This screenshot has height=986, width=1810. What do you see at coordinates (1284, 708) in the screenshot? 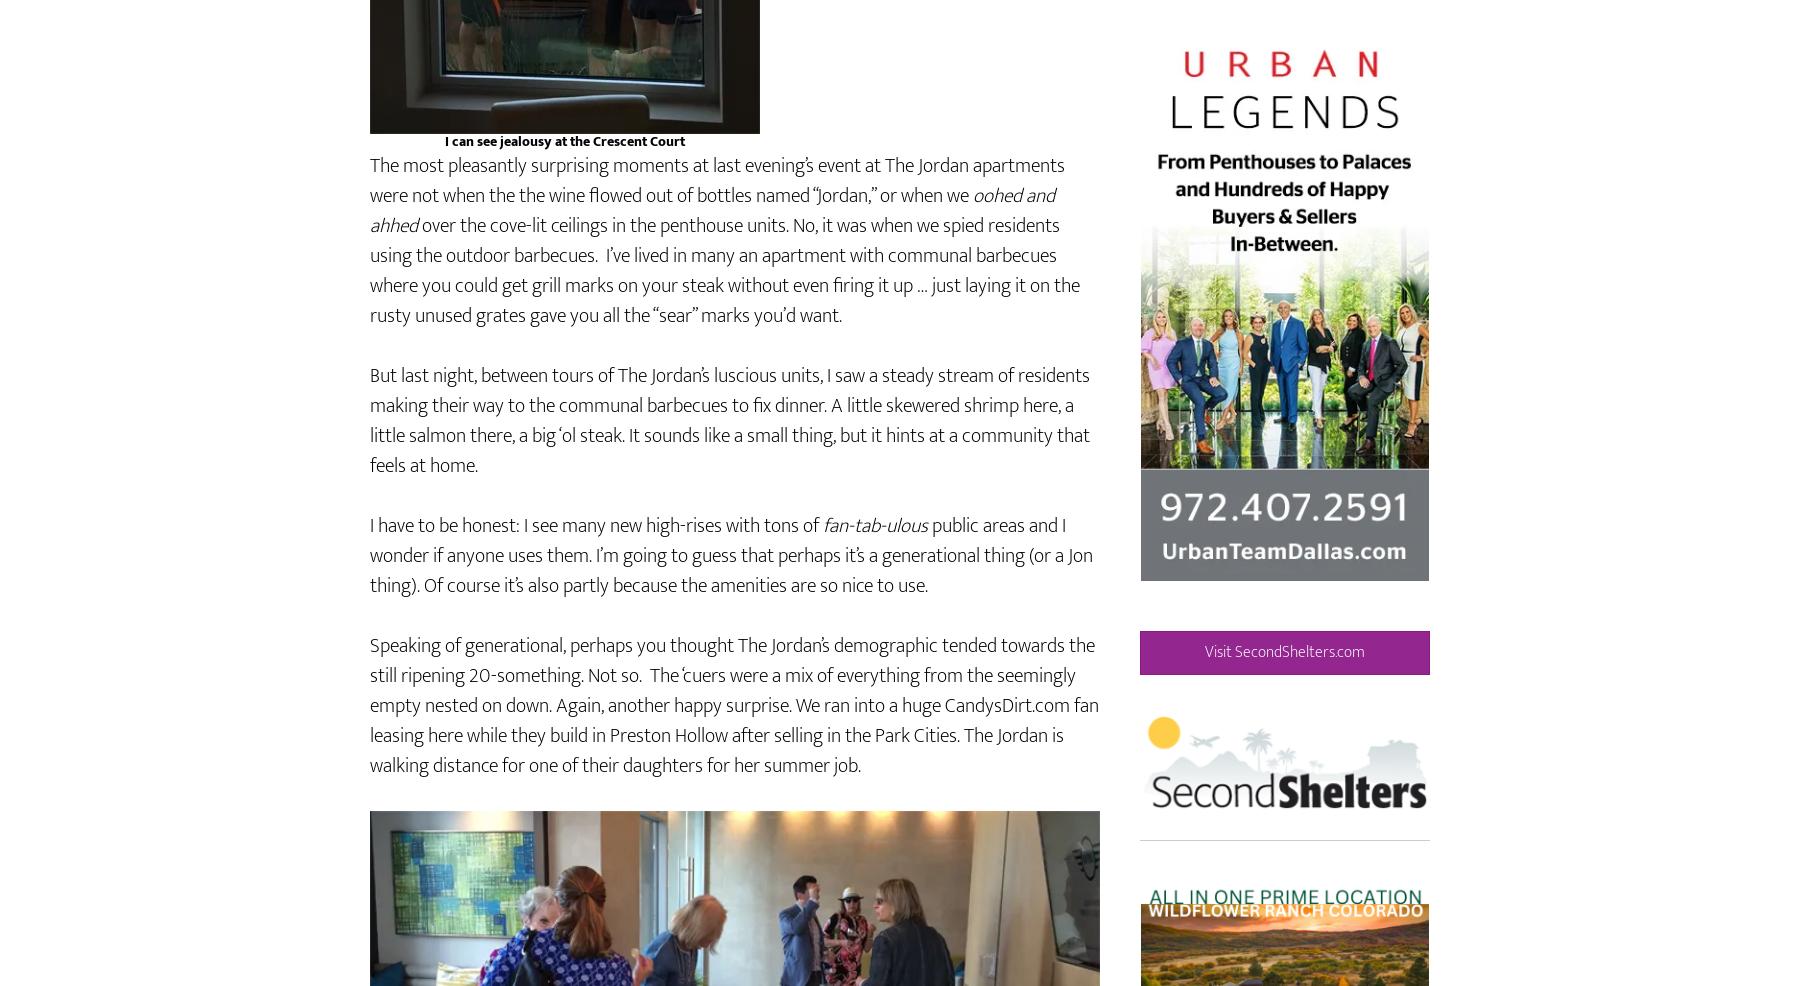
I see `'Visit SecondShelters.com'` at bounding box center [1284, 708].